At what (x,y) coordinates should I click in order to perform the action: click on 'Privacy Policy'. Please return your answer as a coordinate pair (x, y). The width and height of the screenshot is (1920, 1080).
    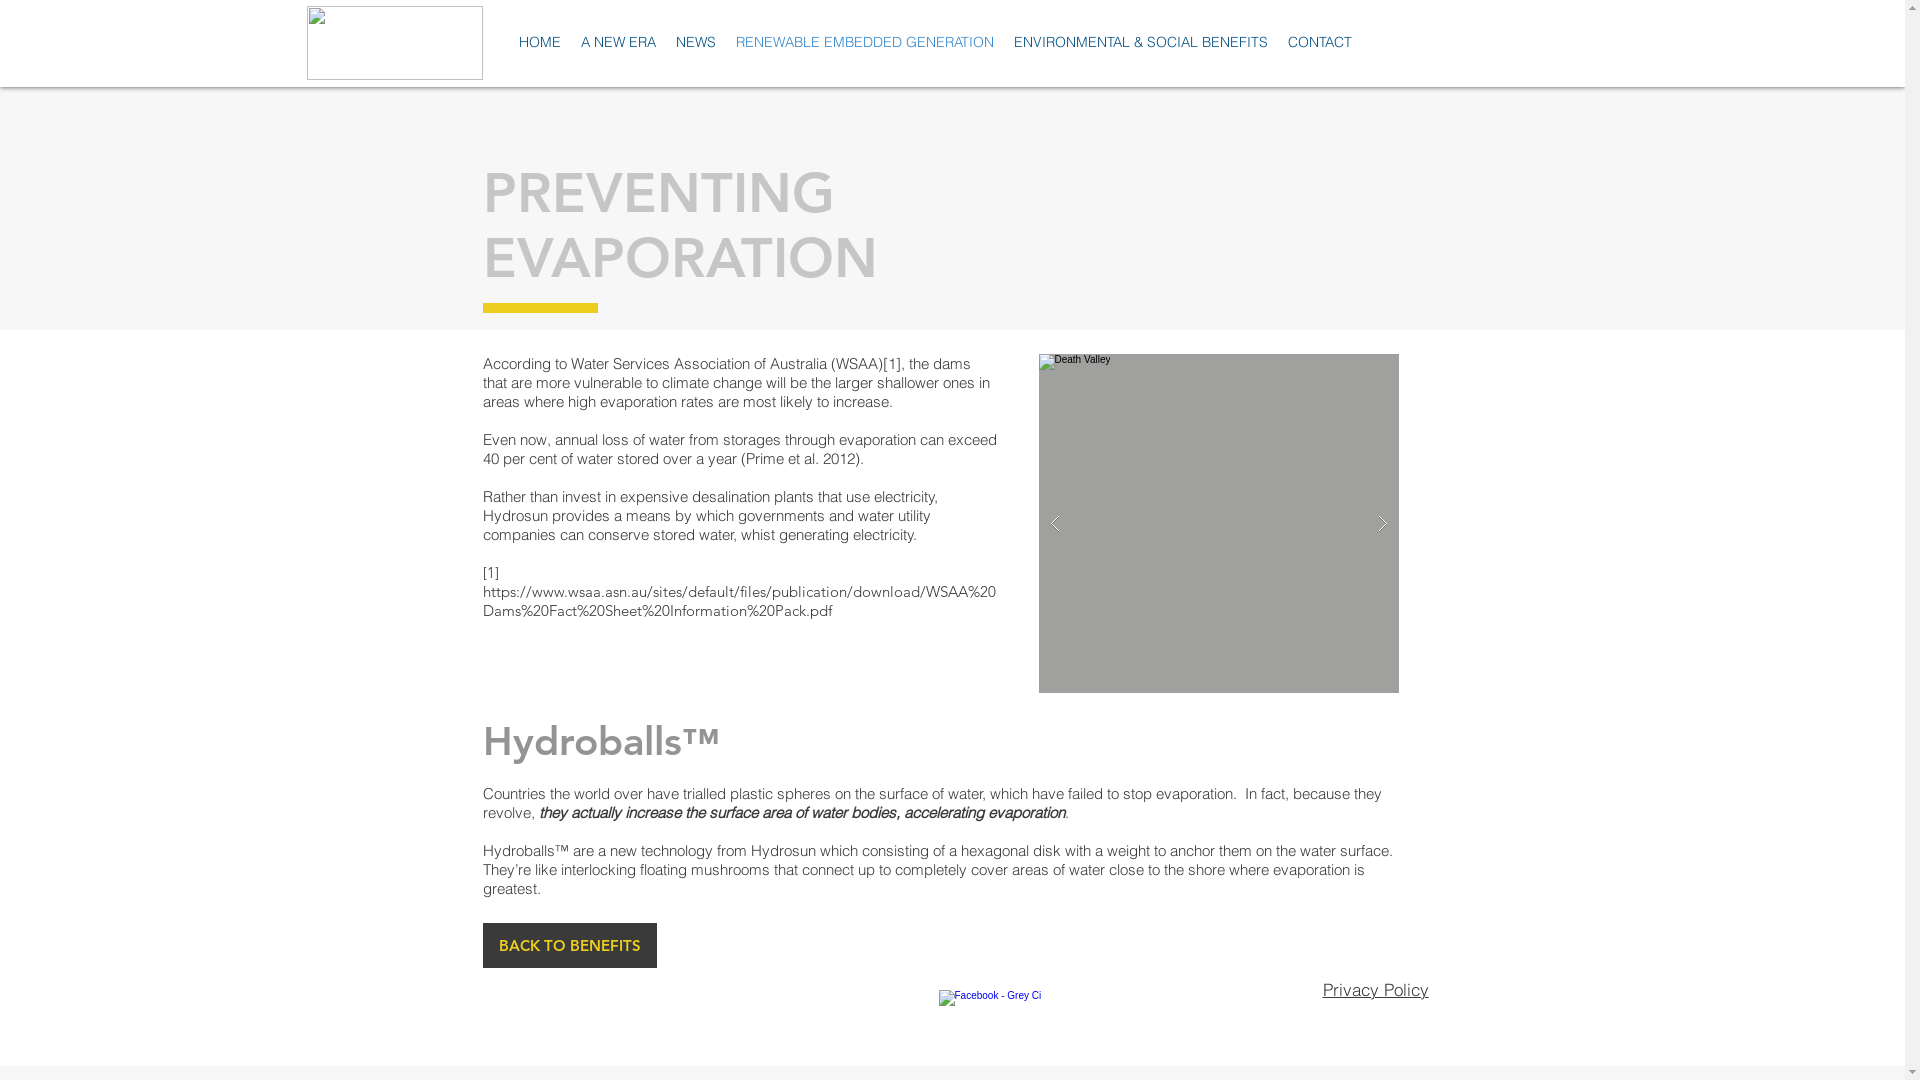
    Looking at the image, I should click on (1373, 988).